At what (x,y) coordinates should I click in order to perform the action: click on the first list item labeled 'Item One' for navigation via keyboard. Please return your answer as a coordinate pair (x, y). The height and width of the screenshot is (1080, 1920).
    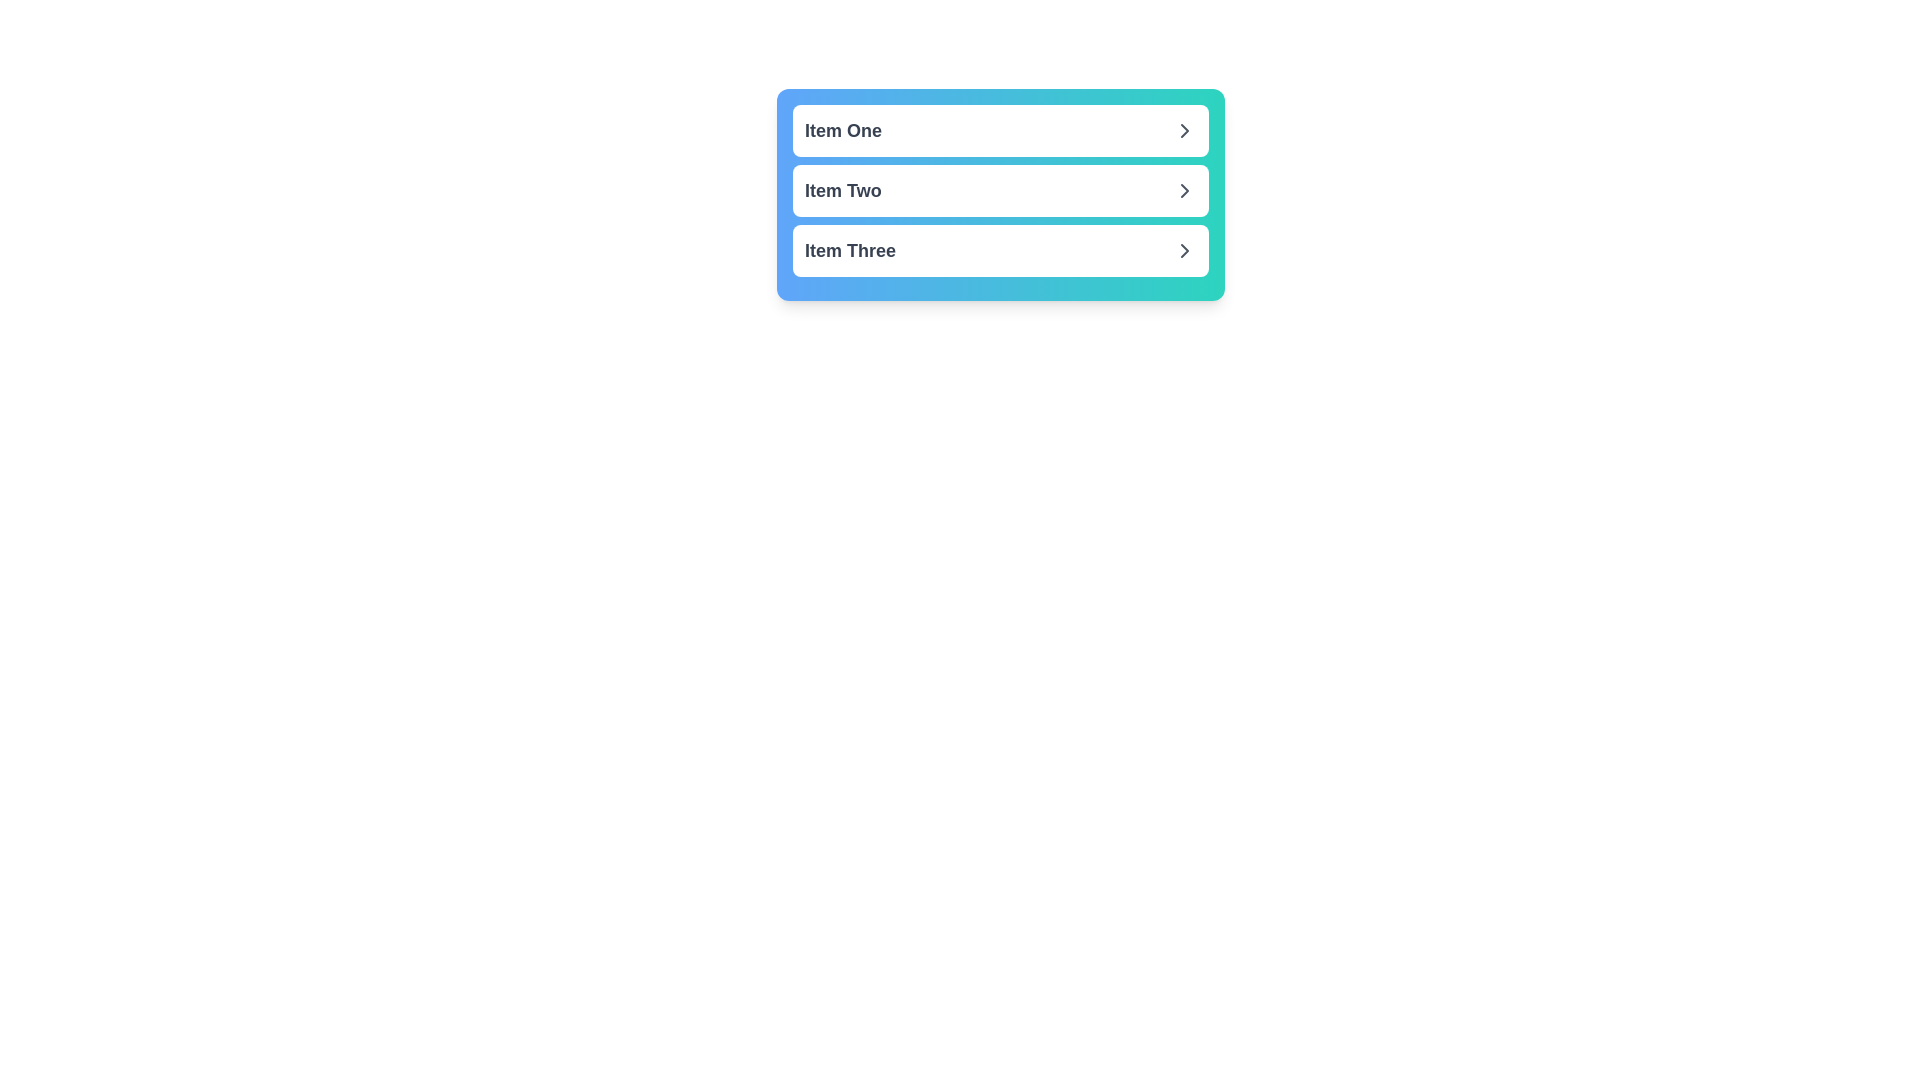
    Looking at the image, I should click on (1001, 131).